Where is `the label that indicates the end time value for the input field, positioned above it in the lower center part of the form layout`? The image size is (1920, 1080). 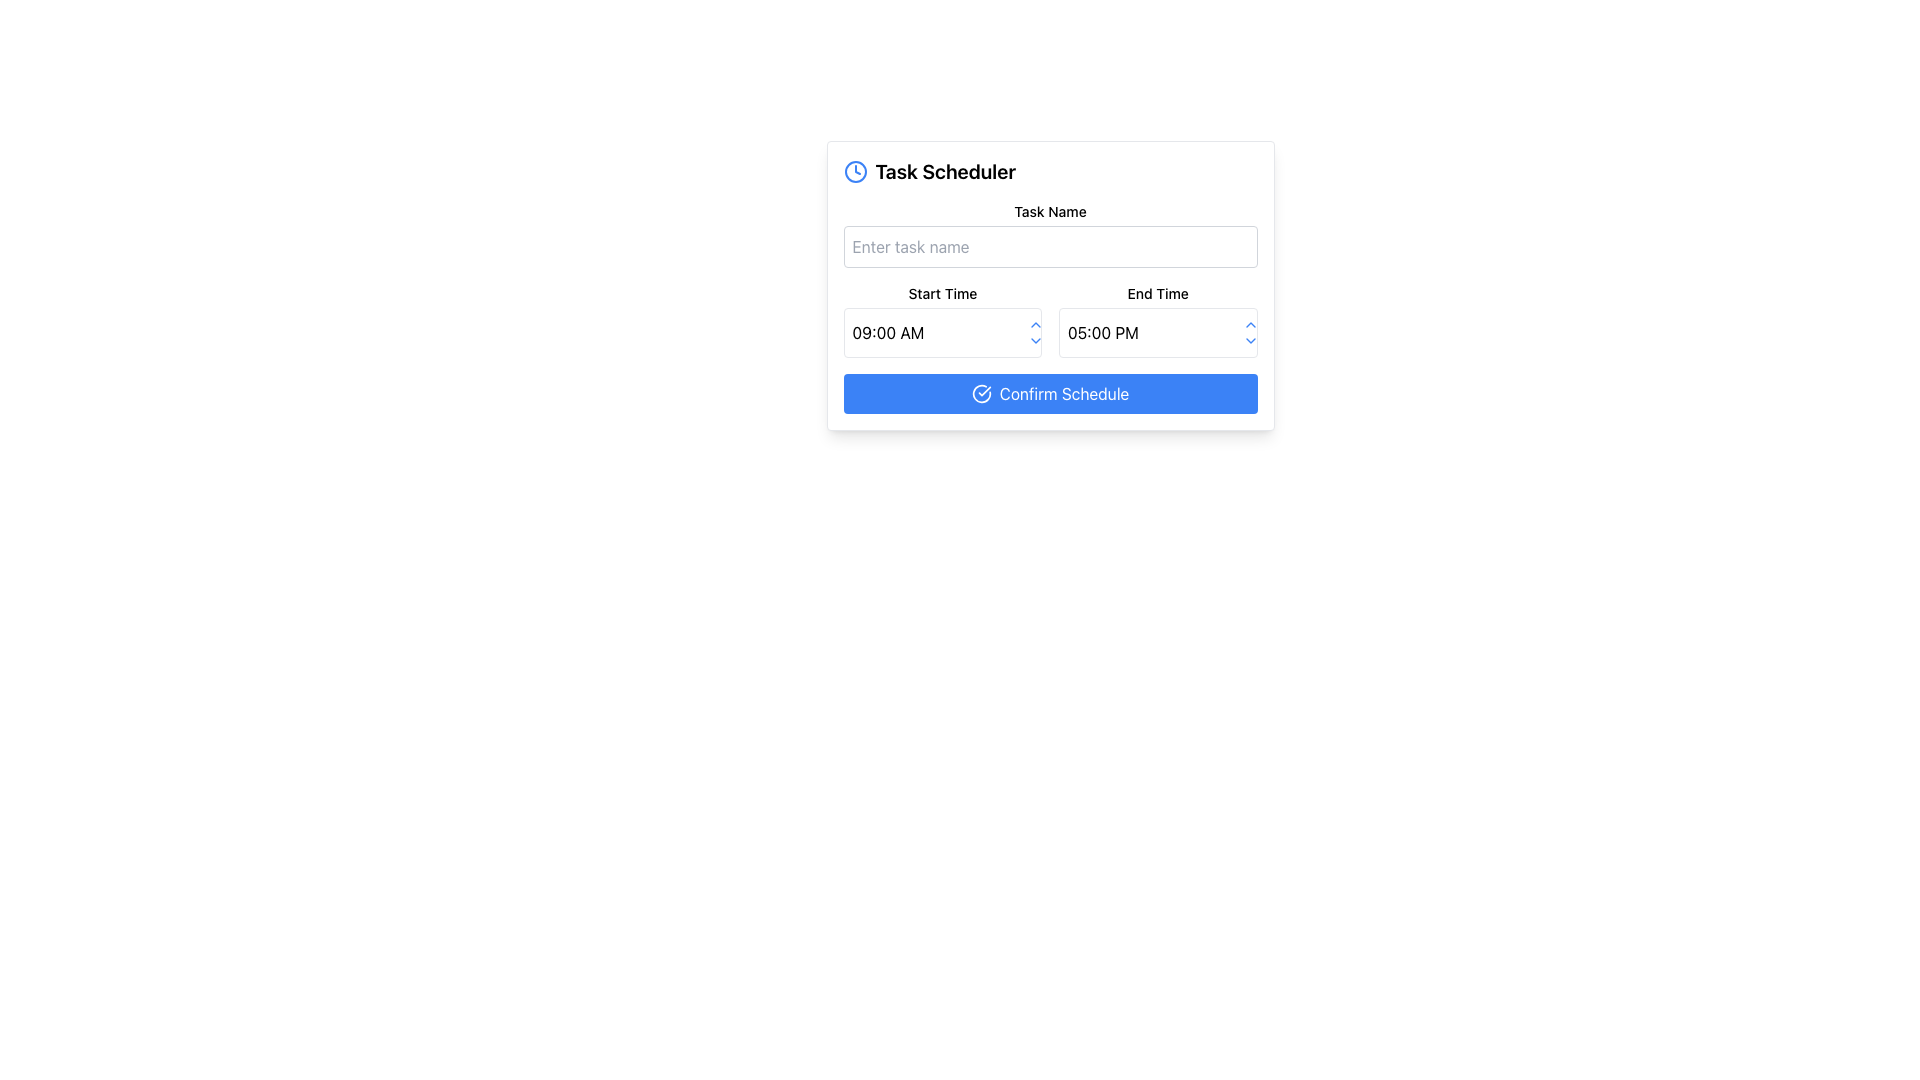
the label that indicates the end time value for the input field, positioned above it in the lower center part of the form layout is located at coordinates (1158, 293).